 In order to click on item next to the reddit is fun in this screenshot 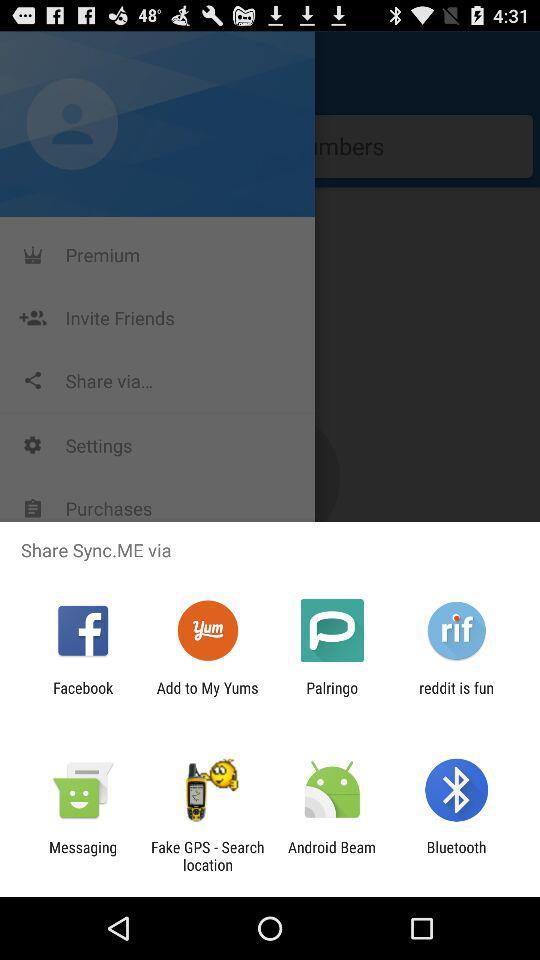, I will do `click(332, 696)`.